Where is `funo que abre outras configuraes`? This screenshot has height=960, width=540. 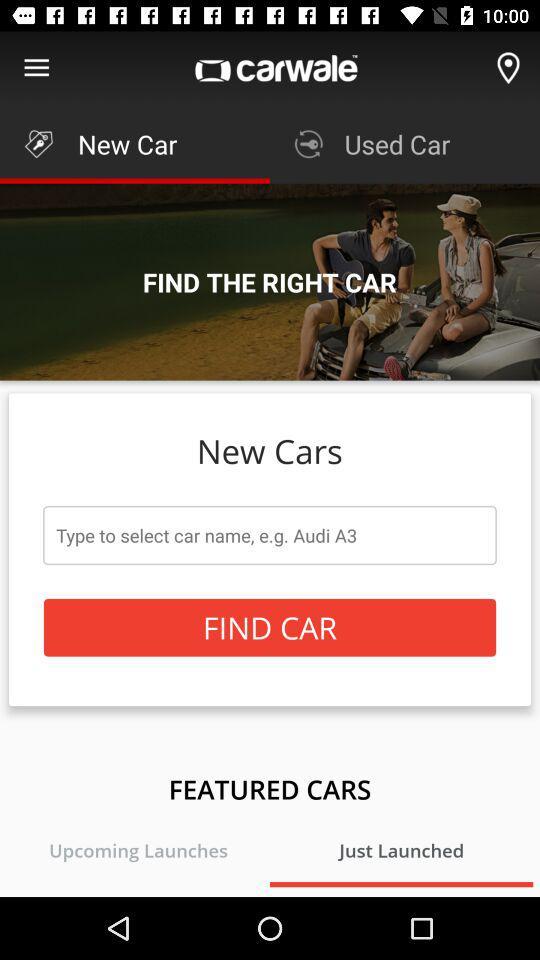 funo que abre outras configuraes is located at coordinates (36, 68).